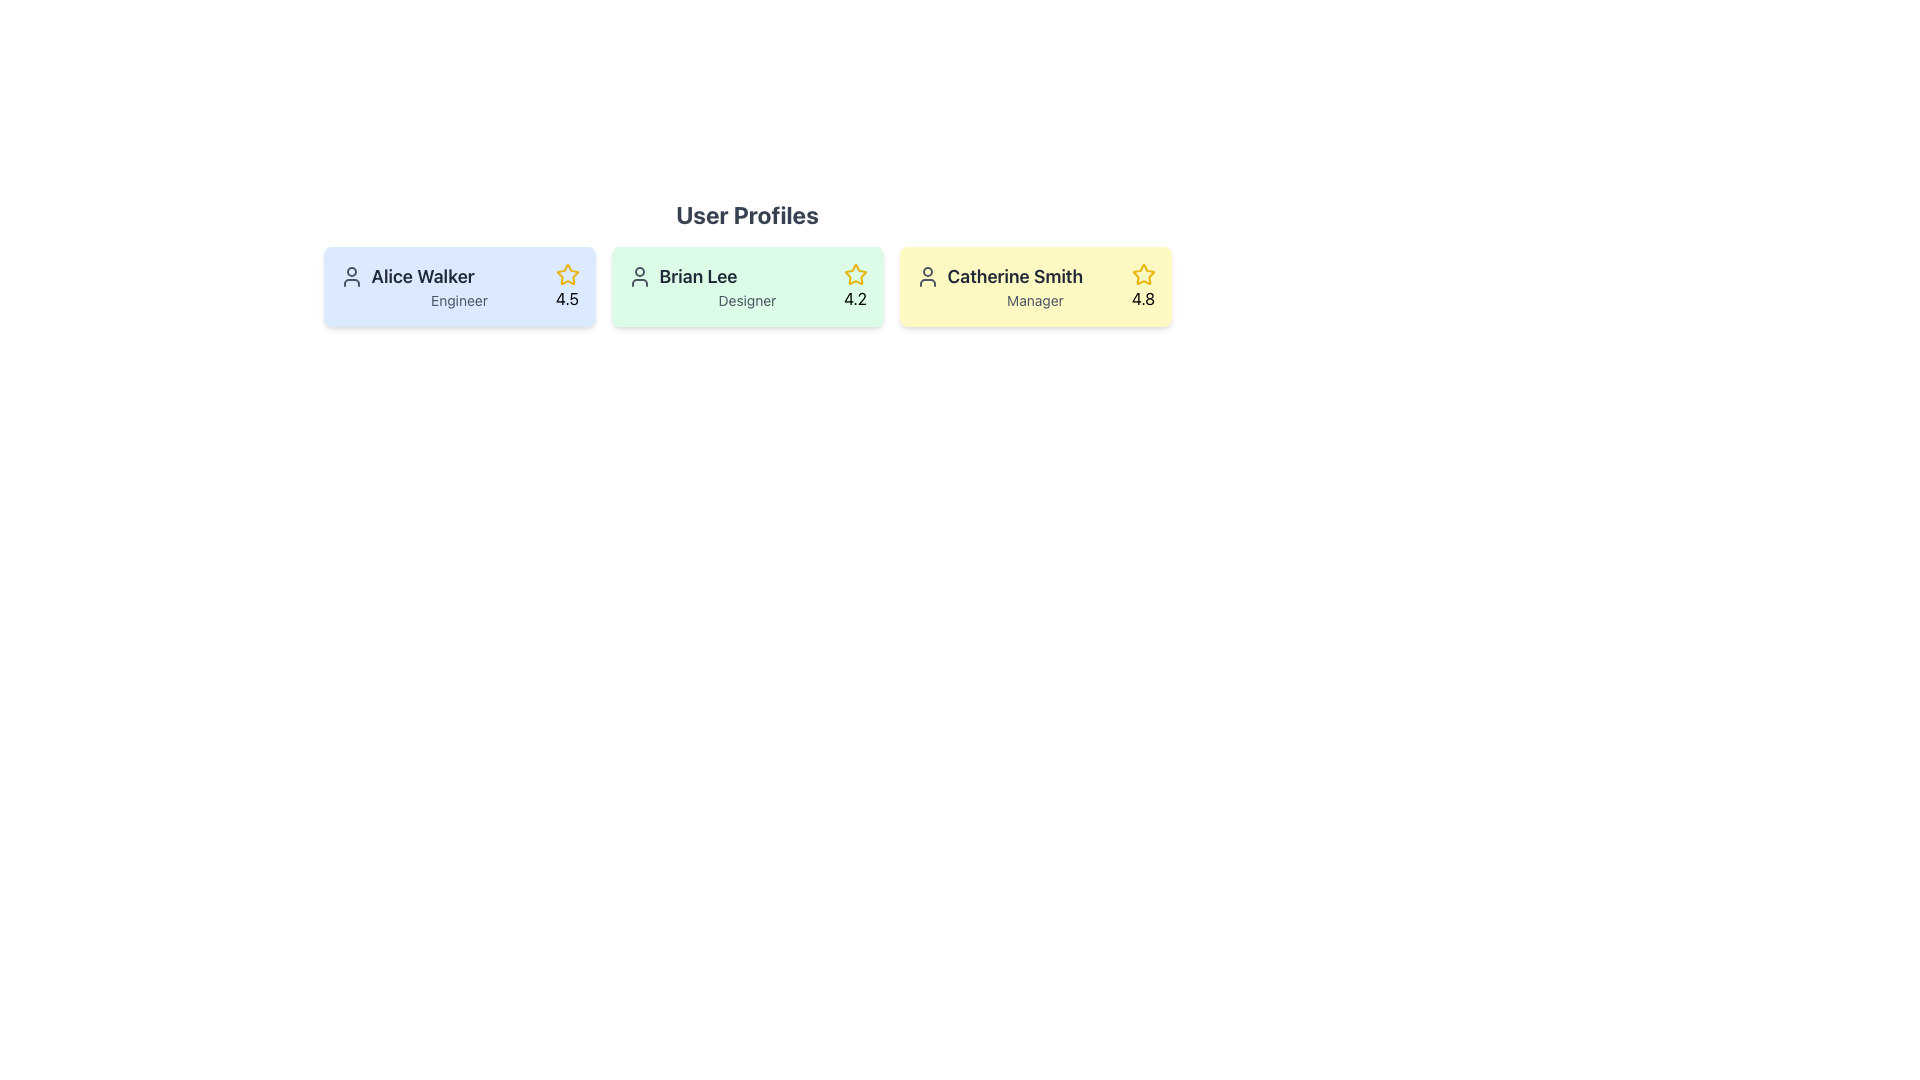 Image resolution: width=1920 pixels, height=1080 pixels. What do you see at coordinates (351, 277) in the screenshot?
I see `the user profile icon representing Alice Walker, located at the top left corner of the blue card, above the Engineer designation` at bounding box center [351, 277].